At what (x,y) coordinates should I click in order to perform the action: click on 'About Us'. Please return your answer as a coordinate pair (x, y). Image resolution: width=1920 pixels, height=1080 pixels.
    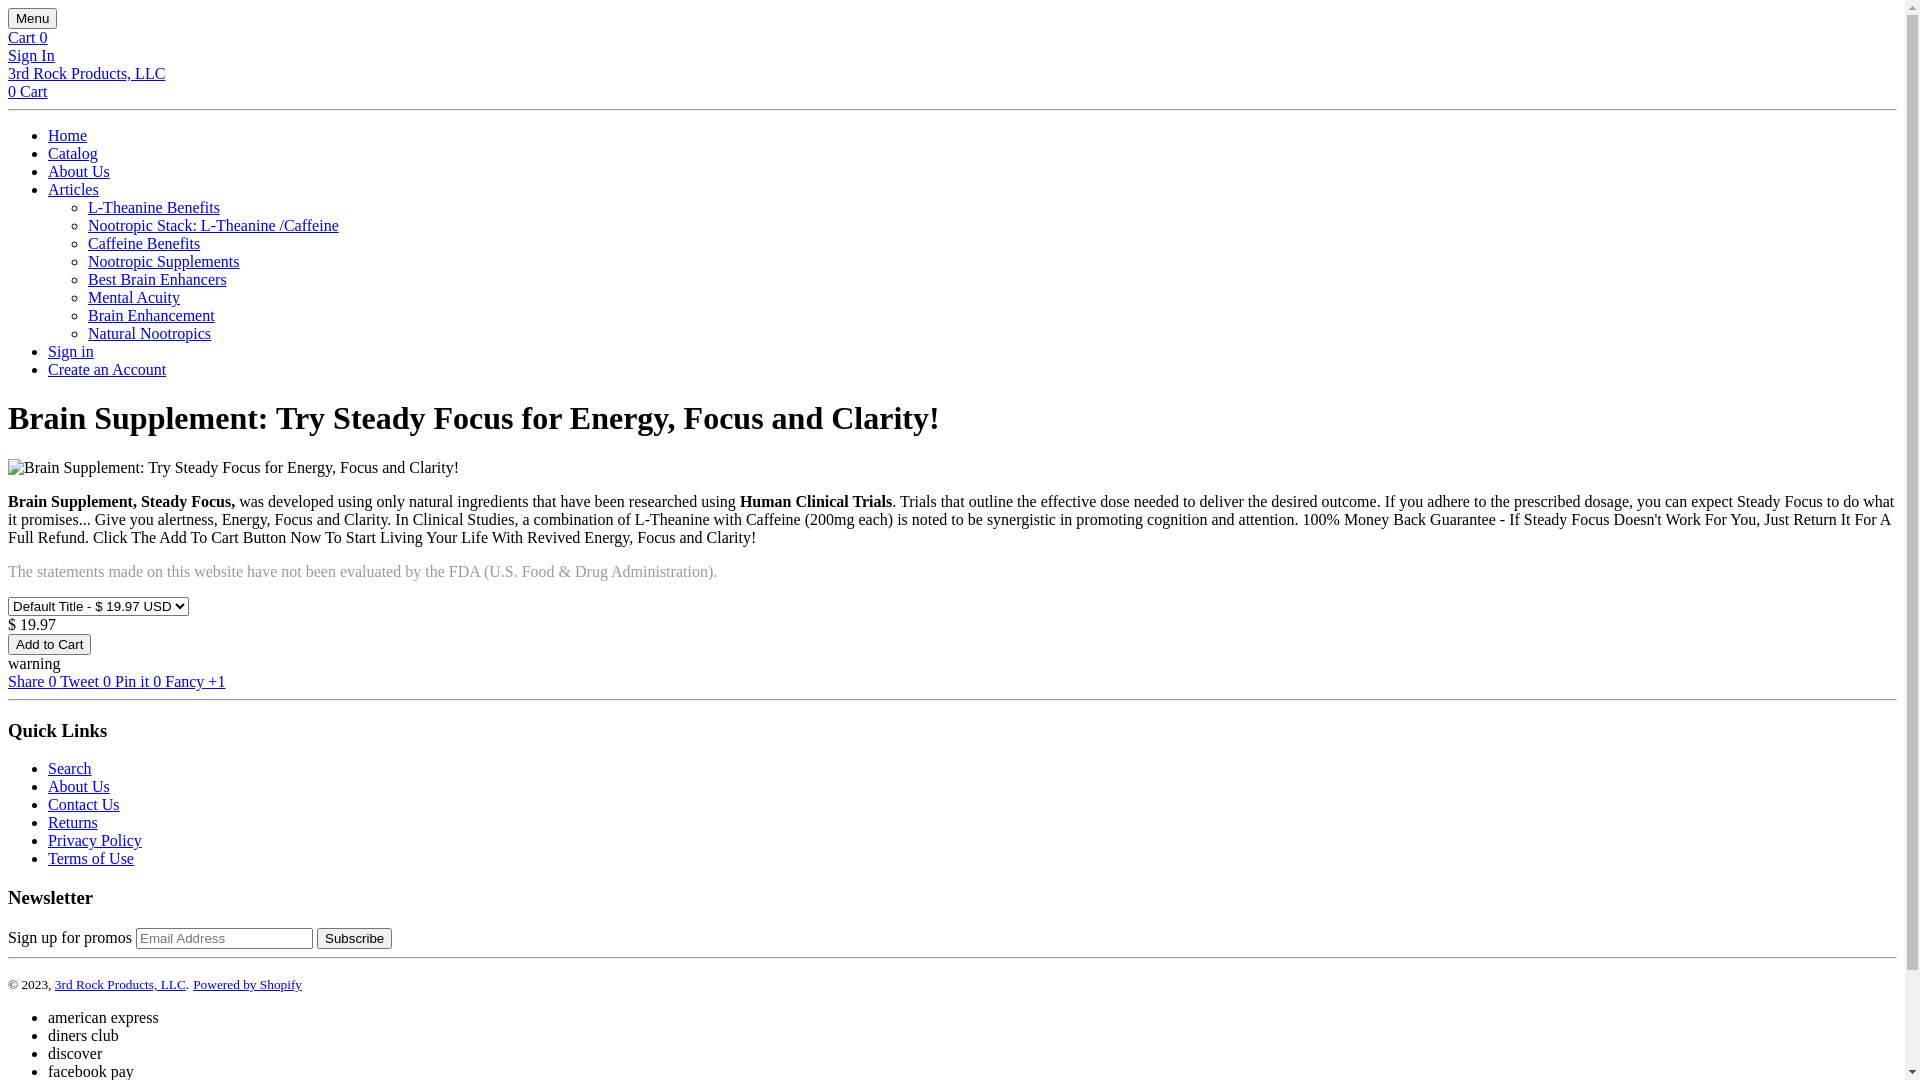
    Looking at the image, I should click on (78, 785).